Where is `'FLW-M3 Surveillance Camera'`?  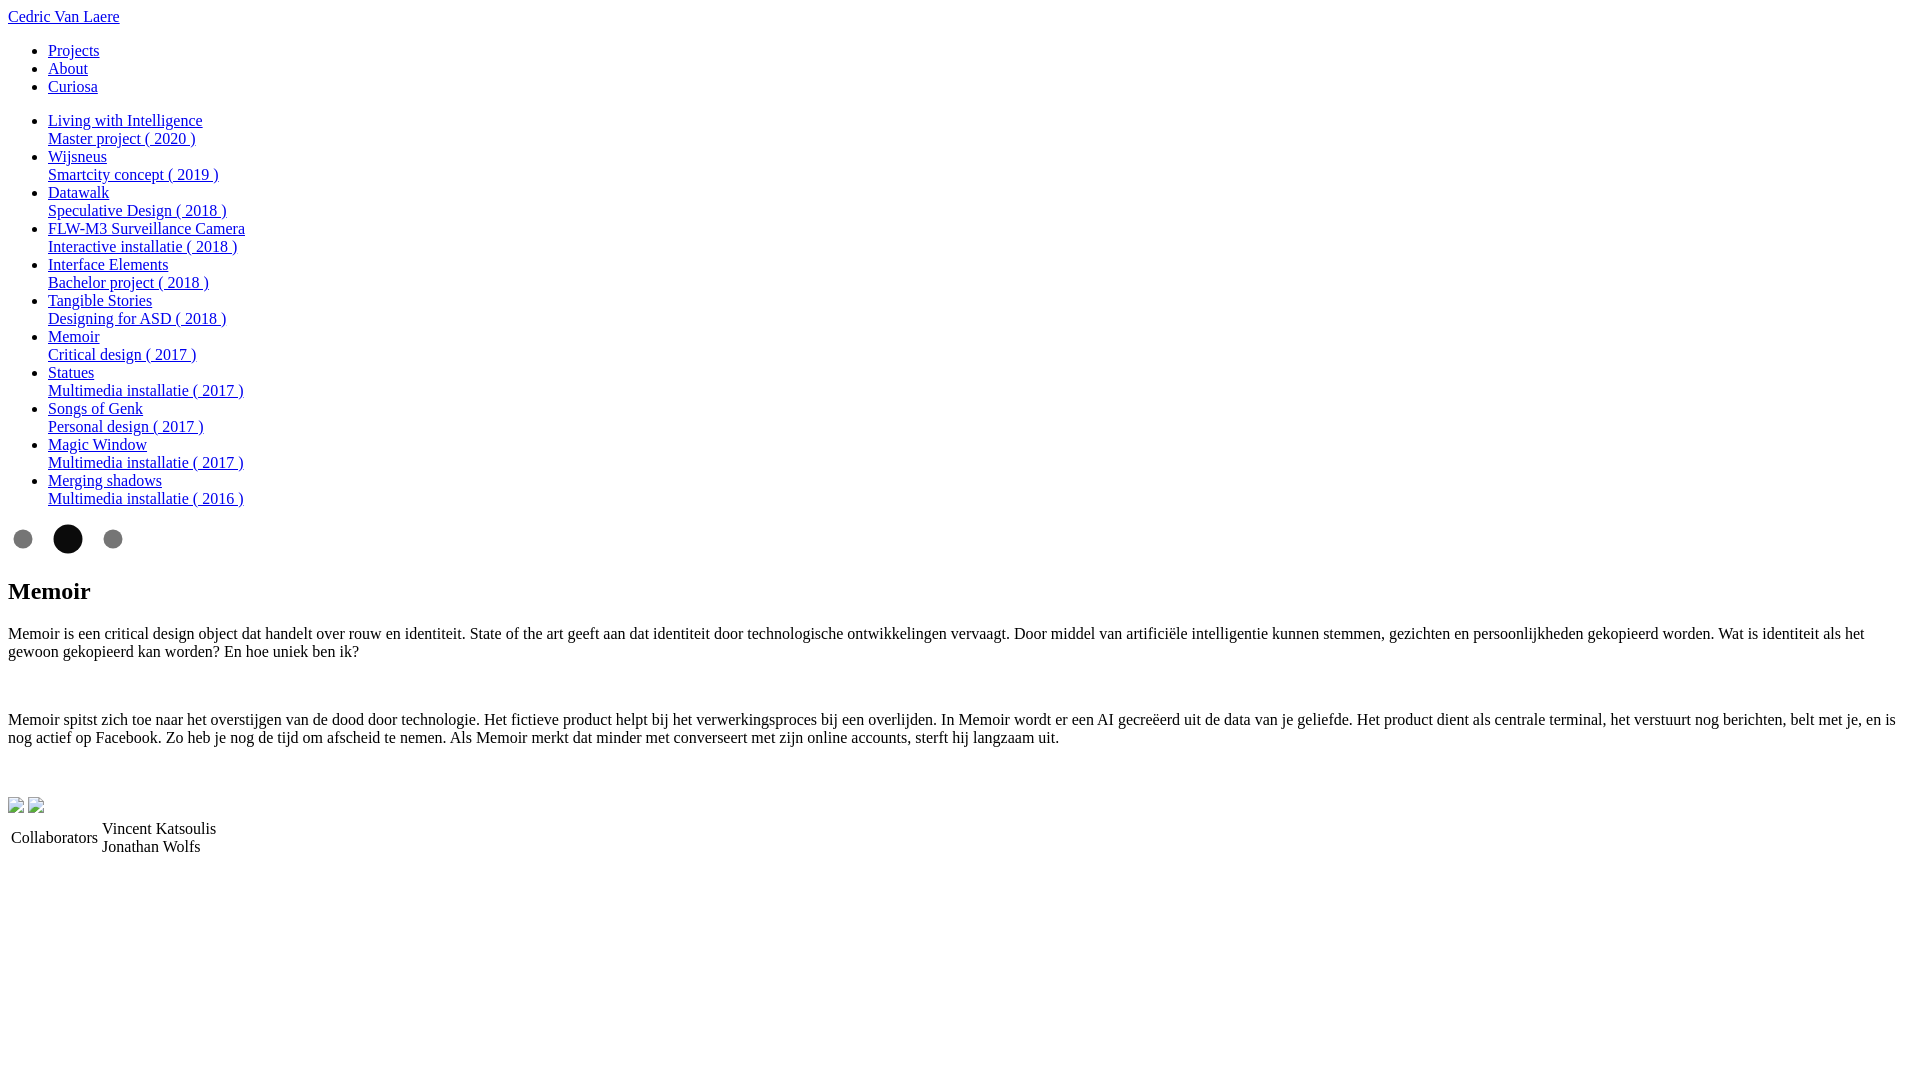
'FLW-M3 Surveillance Camera' is located at coordinates (48, 227).